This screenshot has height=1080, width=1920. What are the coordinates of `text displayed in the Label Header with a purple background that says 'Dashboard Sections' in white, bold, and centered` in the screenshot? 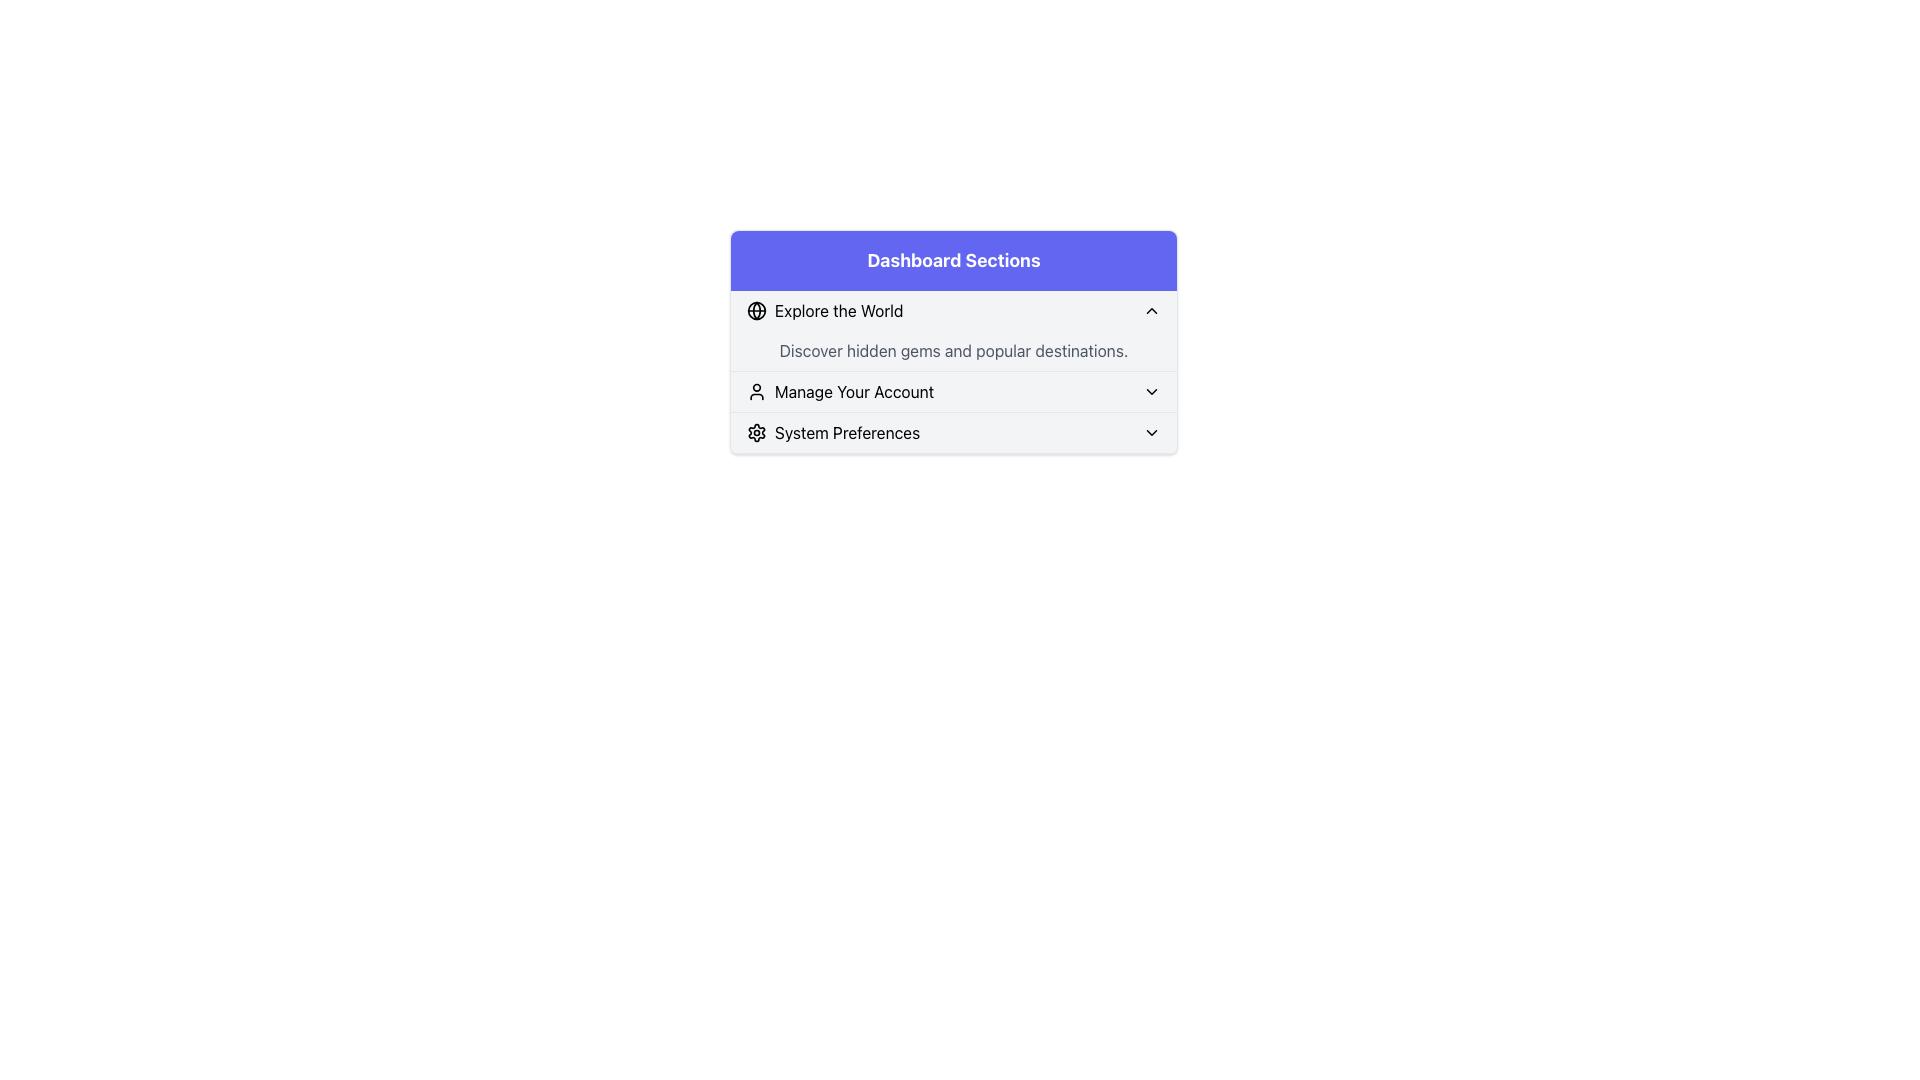 It's located at (953, 260).